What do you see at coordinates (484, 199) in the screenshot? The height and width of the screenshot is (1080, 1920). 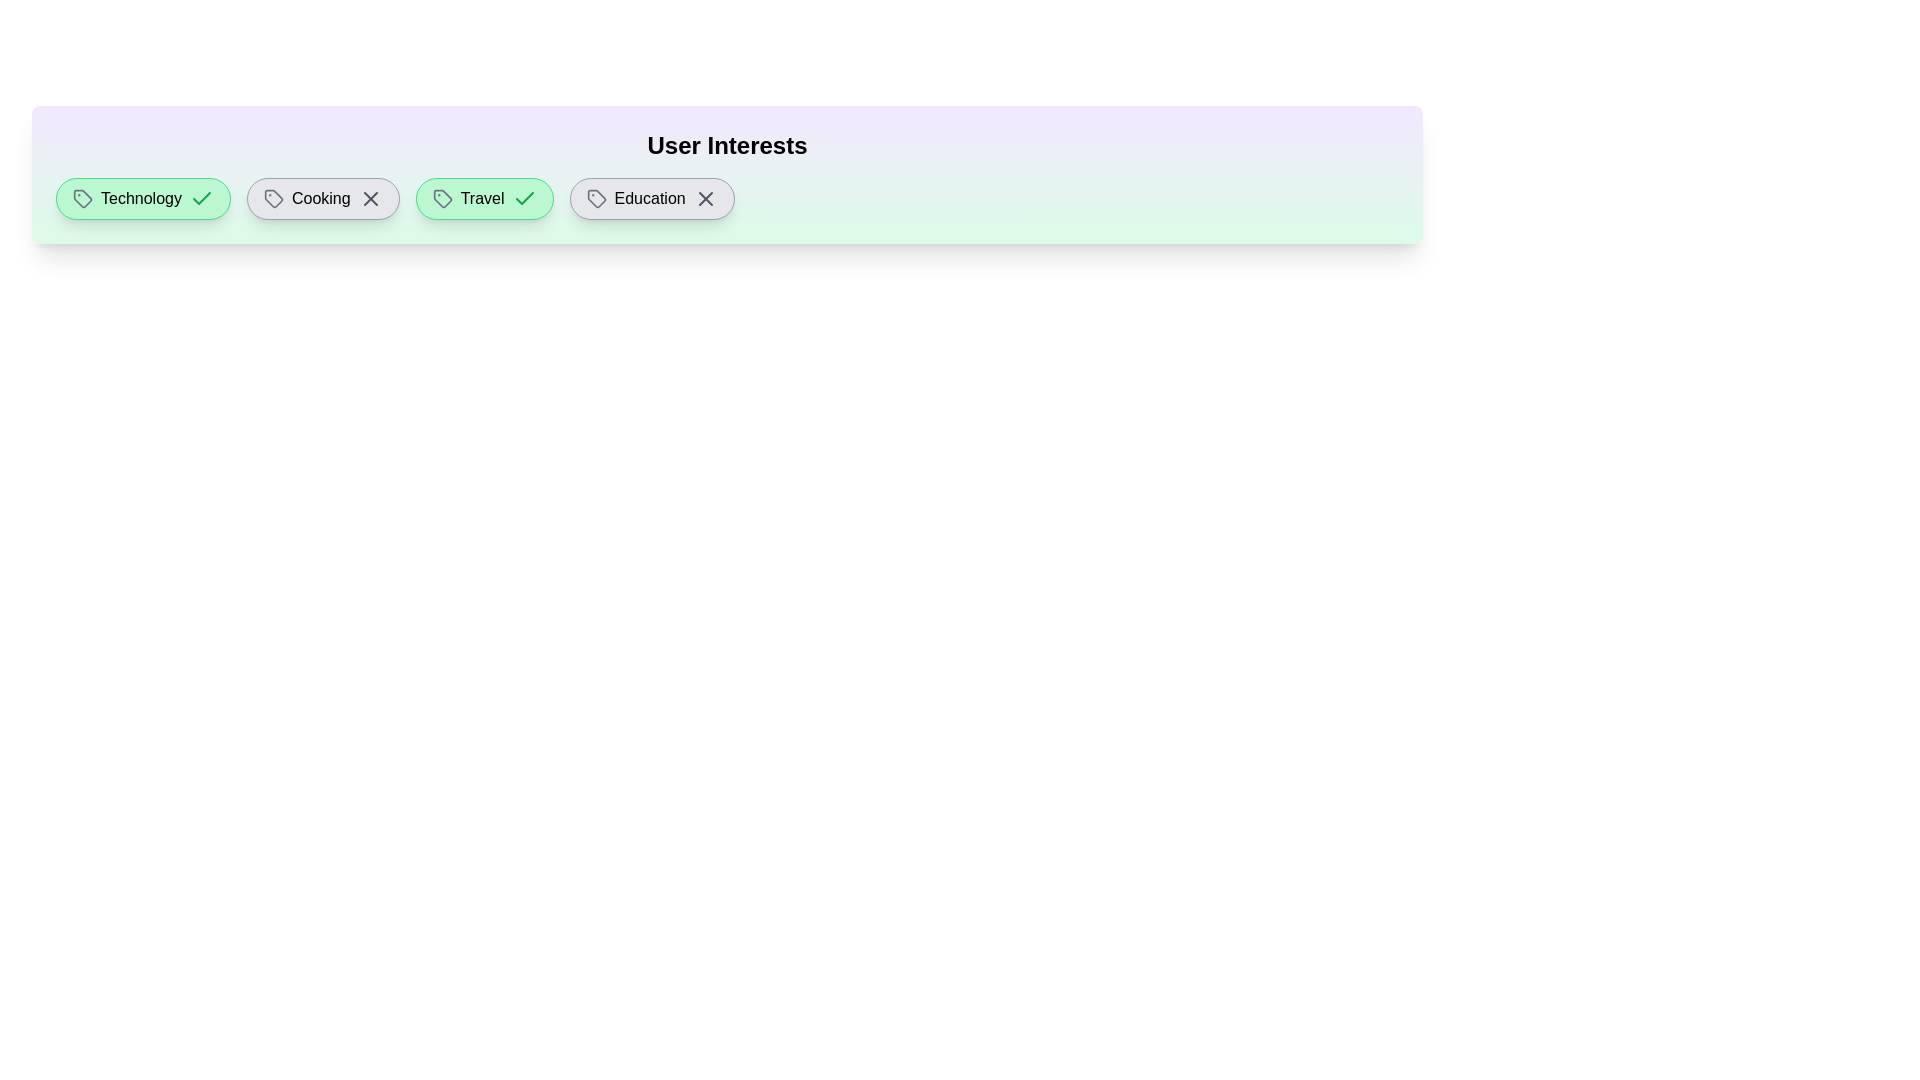 I see `the interest tag labeled Travel` at bounding box center [484, 199].